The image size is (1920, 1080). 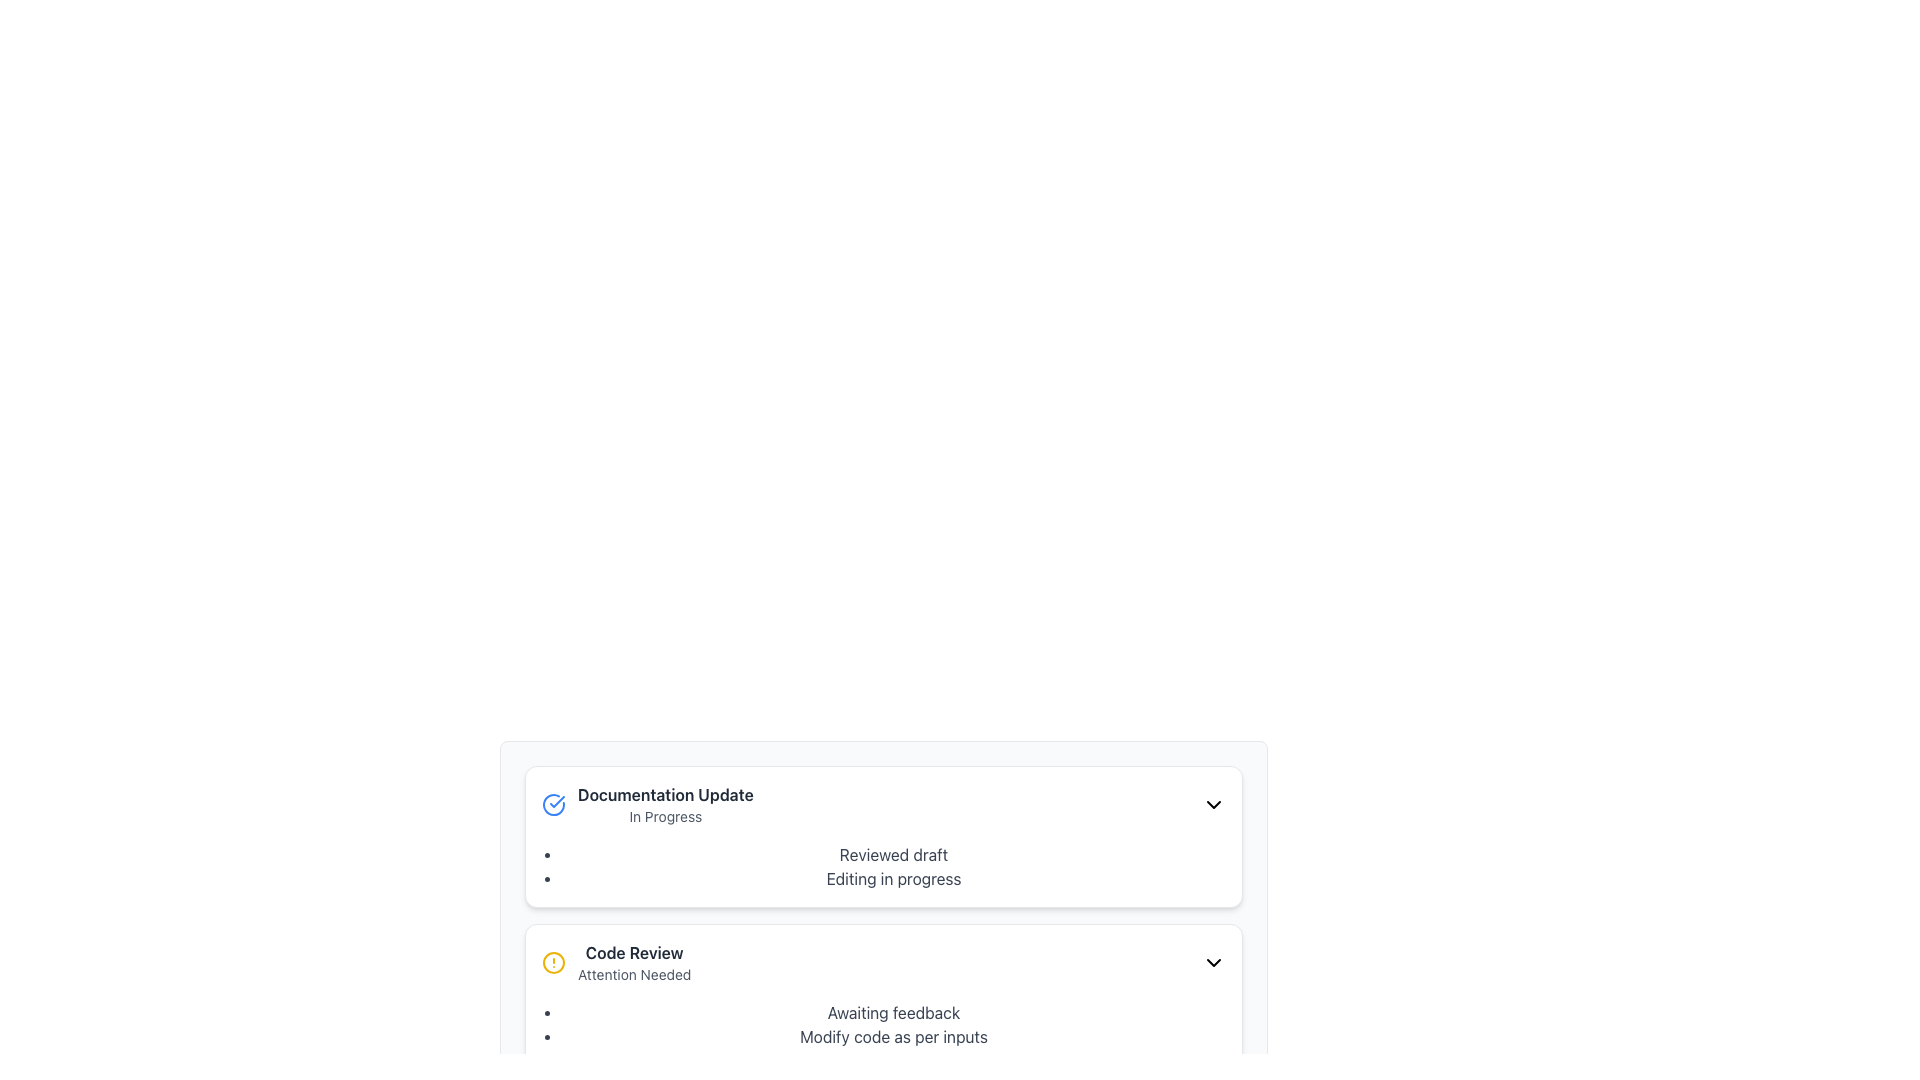 I want to click on the 'Code Review' status text block located under the 'Documentation Update' section, which indicates attention is needed, so click(x=633, y=962).